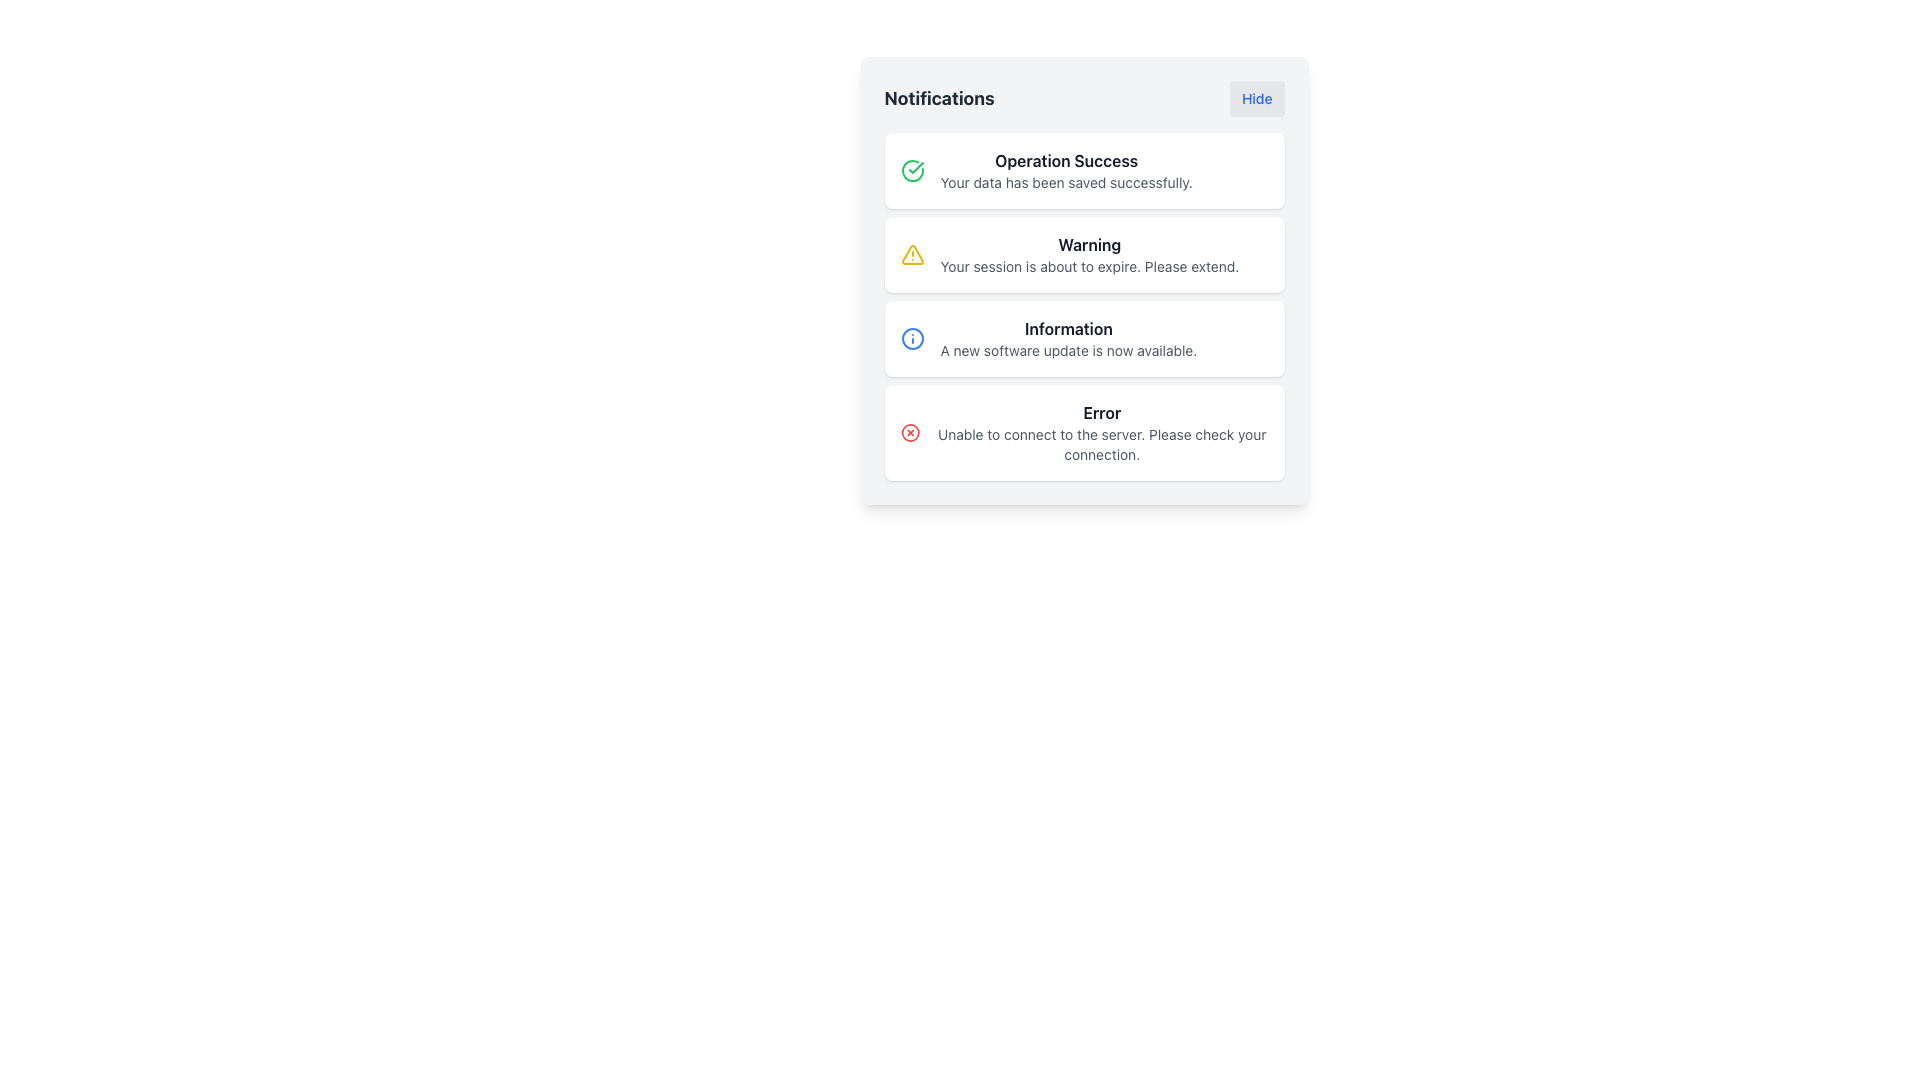 The height and width of the screenshot is (1080, 1920). Describe the element at coordinates (1067, 338) in the screenshot. I see `the 'Information' TextBlock which contains the title 'Information' in bold and a description about a software update, located as the third item in a vertical list of notifications` at that location.